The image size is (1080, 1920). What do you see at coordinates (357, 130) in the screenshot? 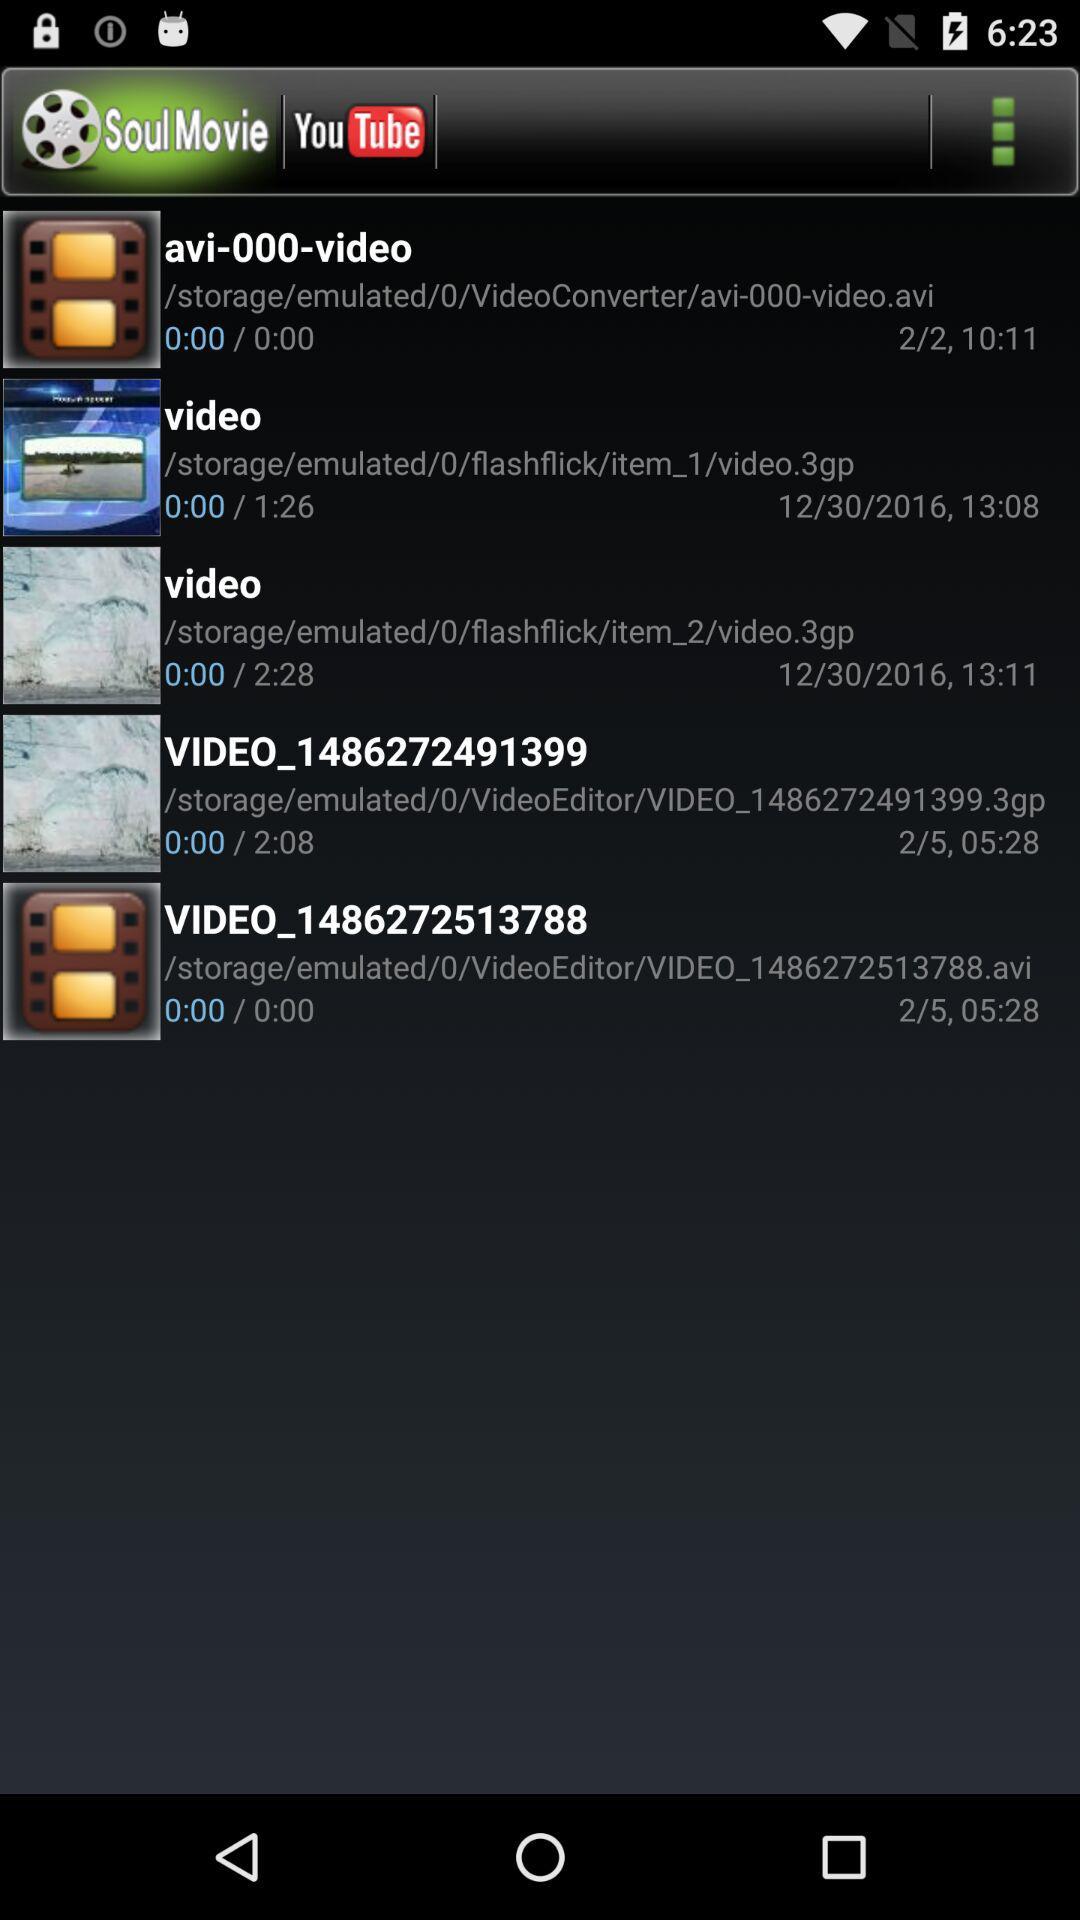
I see `the youtube logo on the web page` at bounding box center [357, 130].